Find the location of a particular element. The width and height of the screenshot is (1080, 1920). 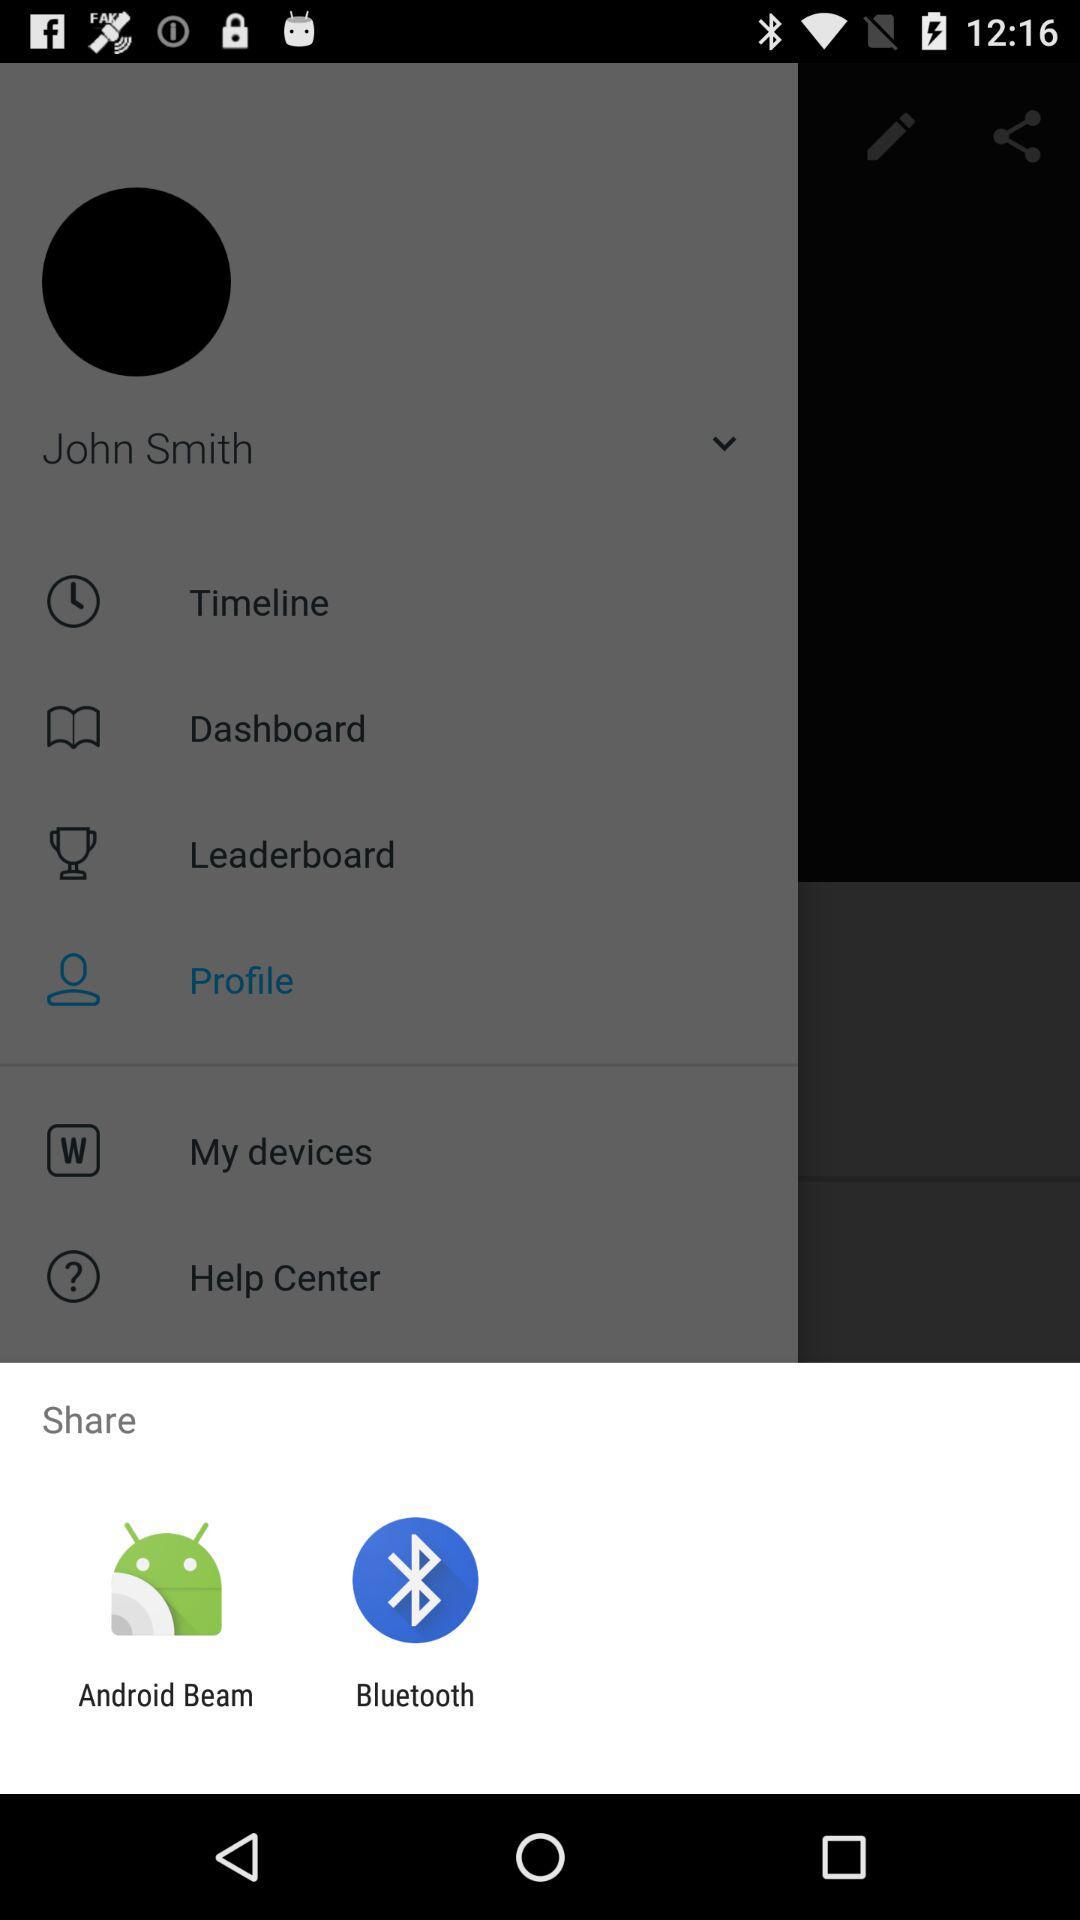

android beam app is located at coordinates (165, 1711).